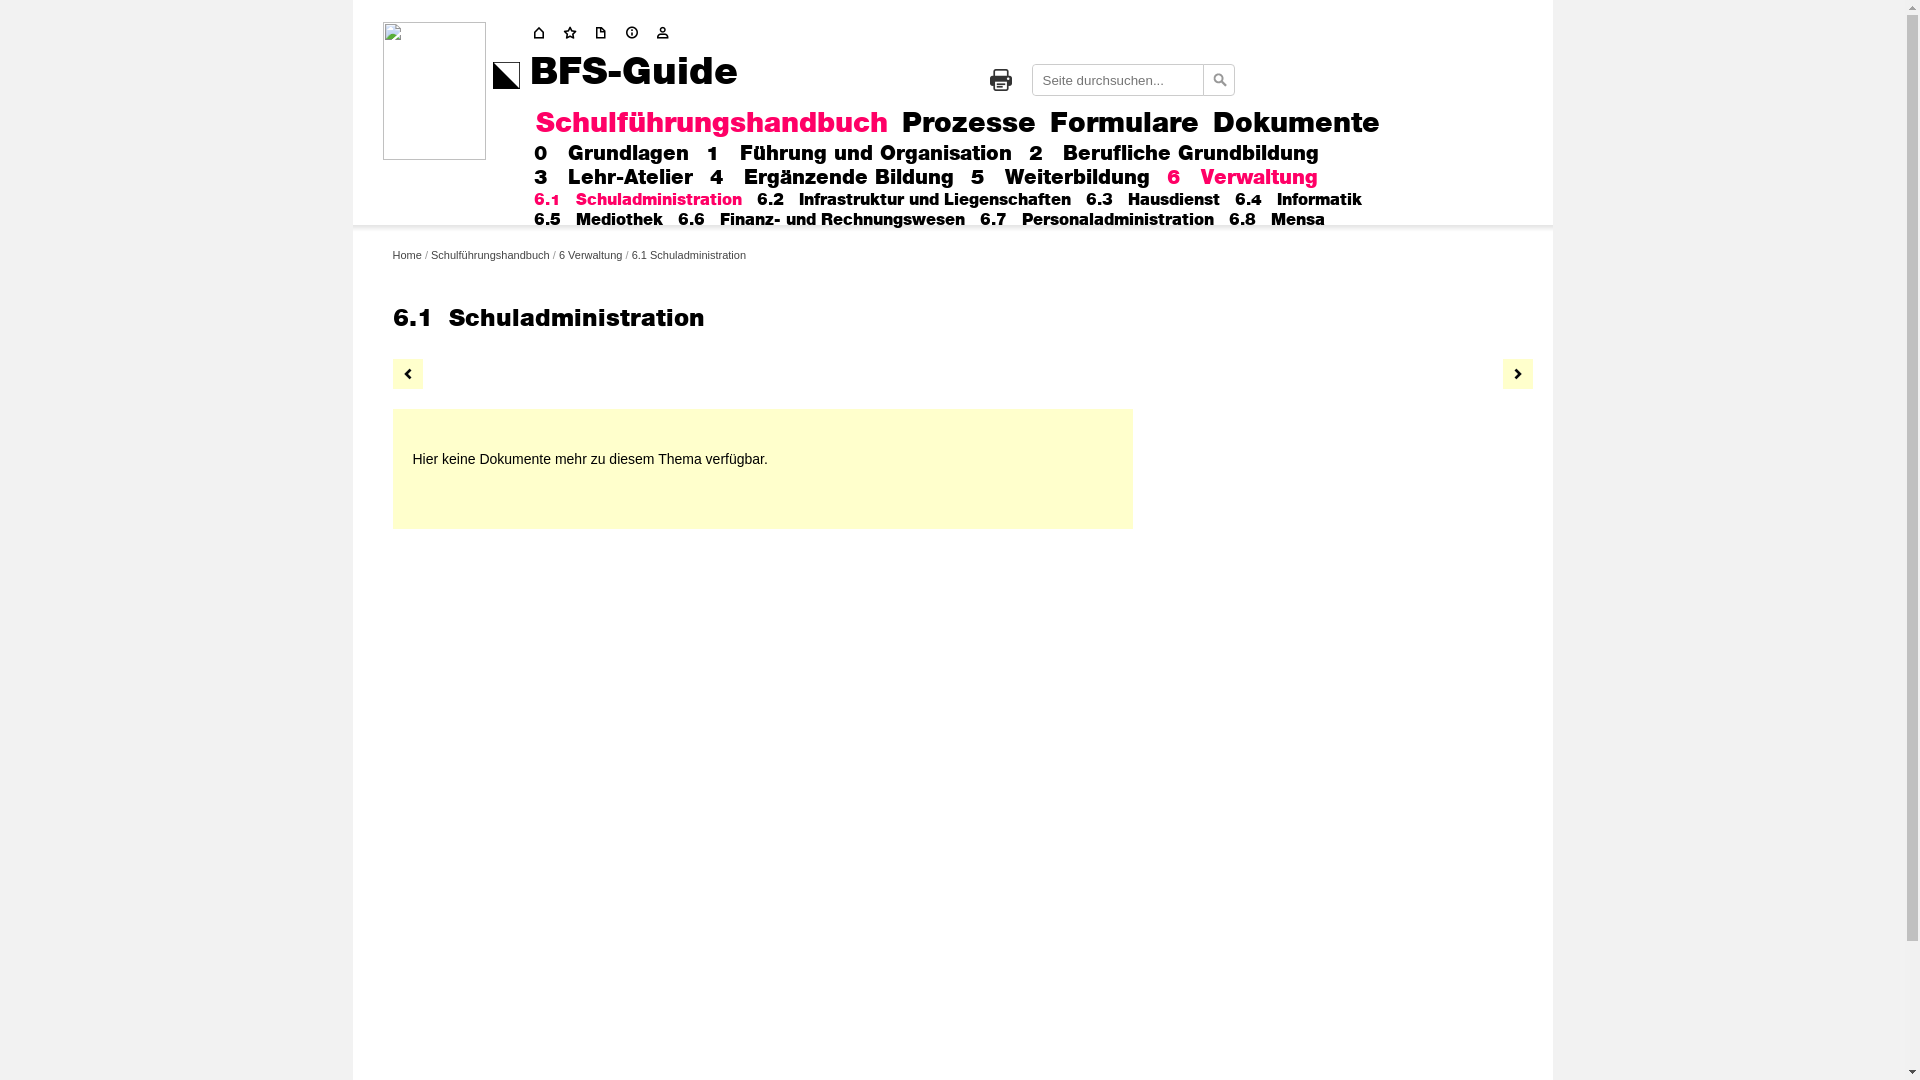 The image size is (1920, 1080). I want to click on 'Formulare', so click(1049, 124).